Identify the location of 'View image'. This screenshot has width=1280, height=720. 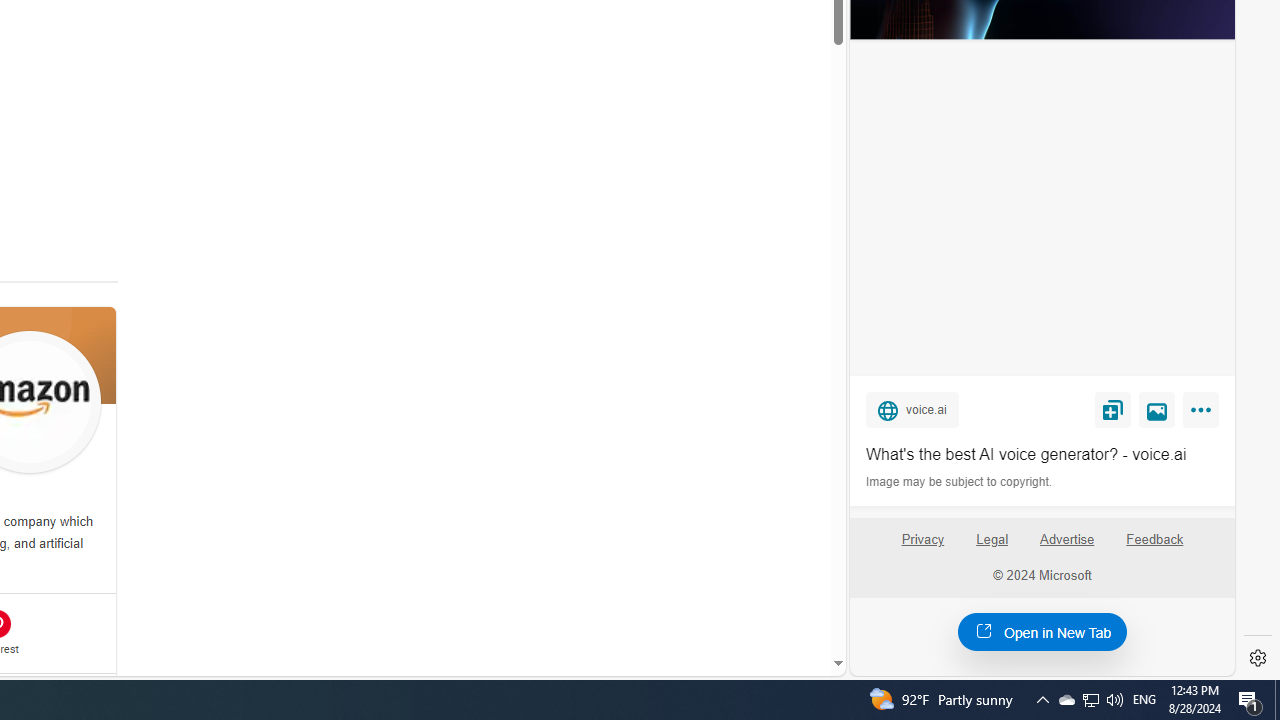
(1157, 408).